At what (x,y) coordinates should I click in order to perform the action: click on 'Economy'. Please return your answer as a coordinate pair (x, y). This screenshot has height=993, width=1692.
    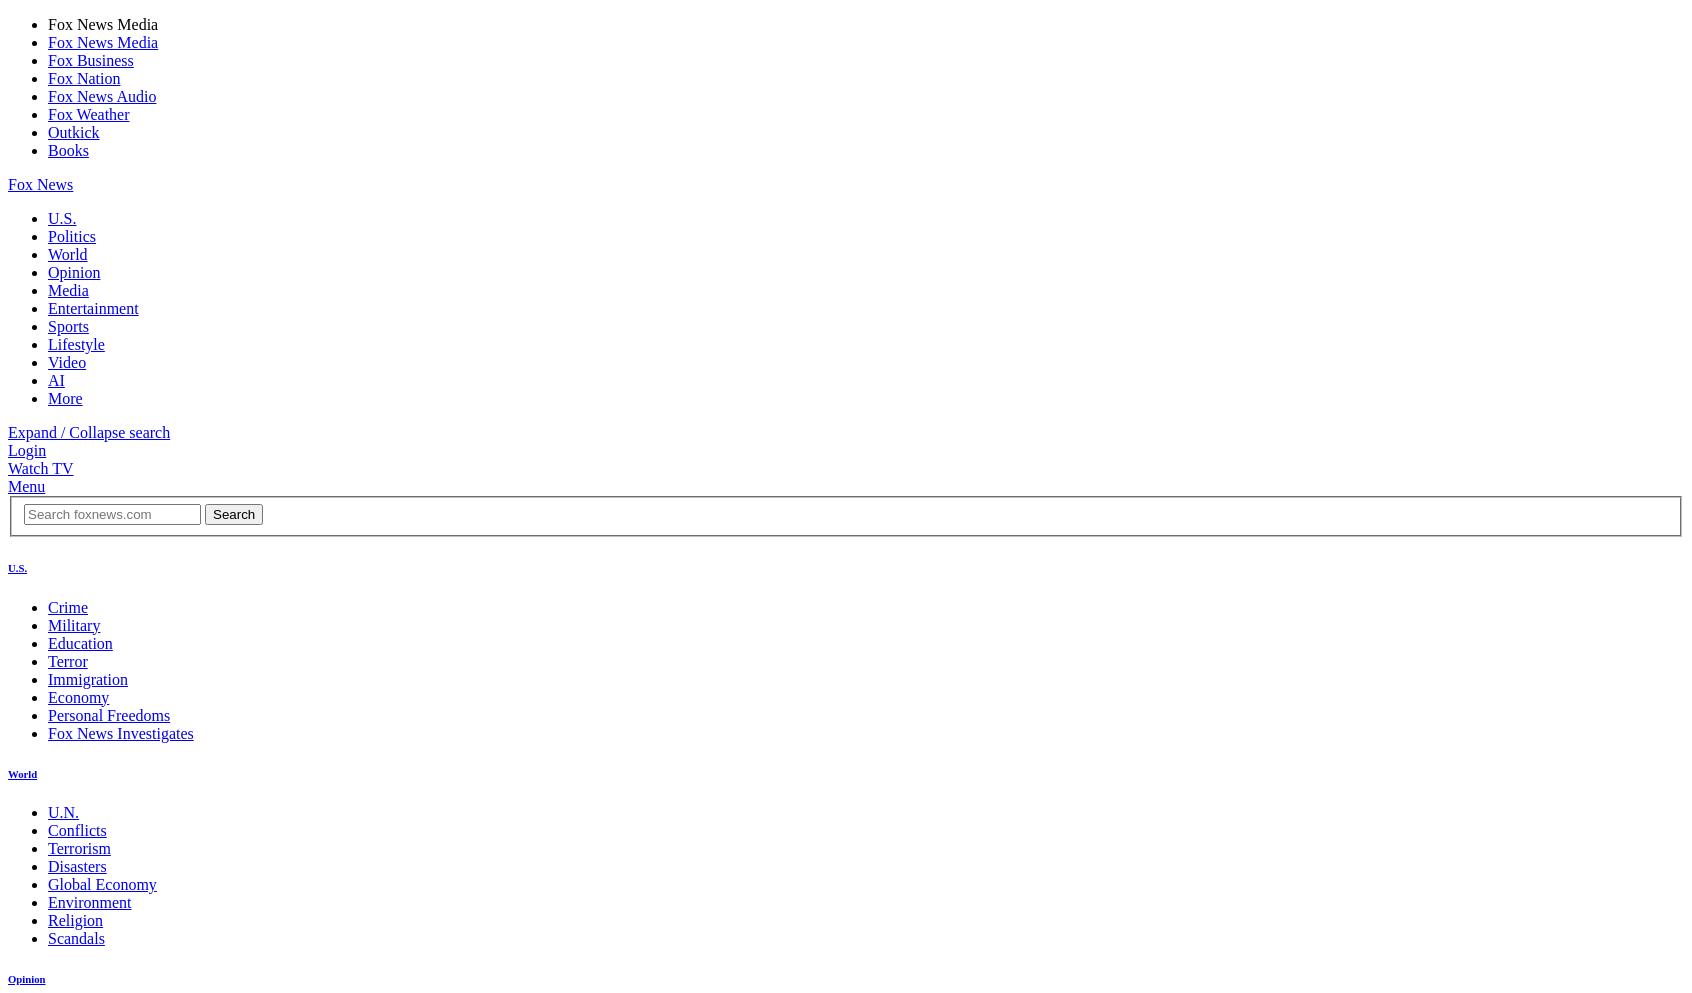
    Looking at the image, I should click on (78, 695).